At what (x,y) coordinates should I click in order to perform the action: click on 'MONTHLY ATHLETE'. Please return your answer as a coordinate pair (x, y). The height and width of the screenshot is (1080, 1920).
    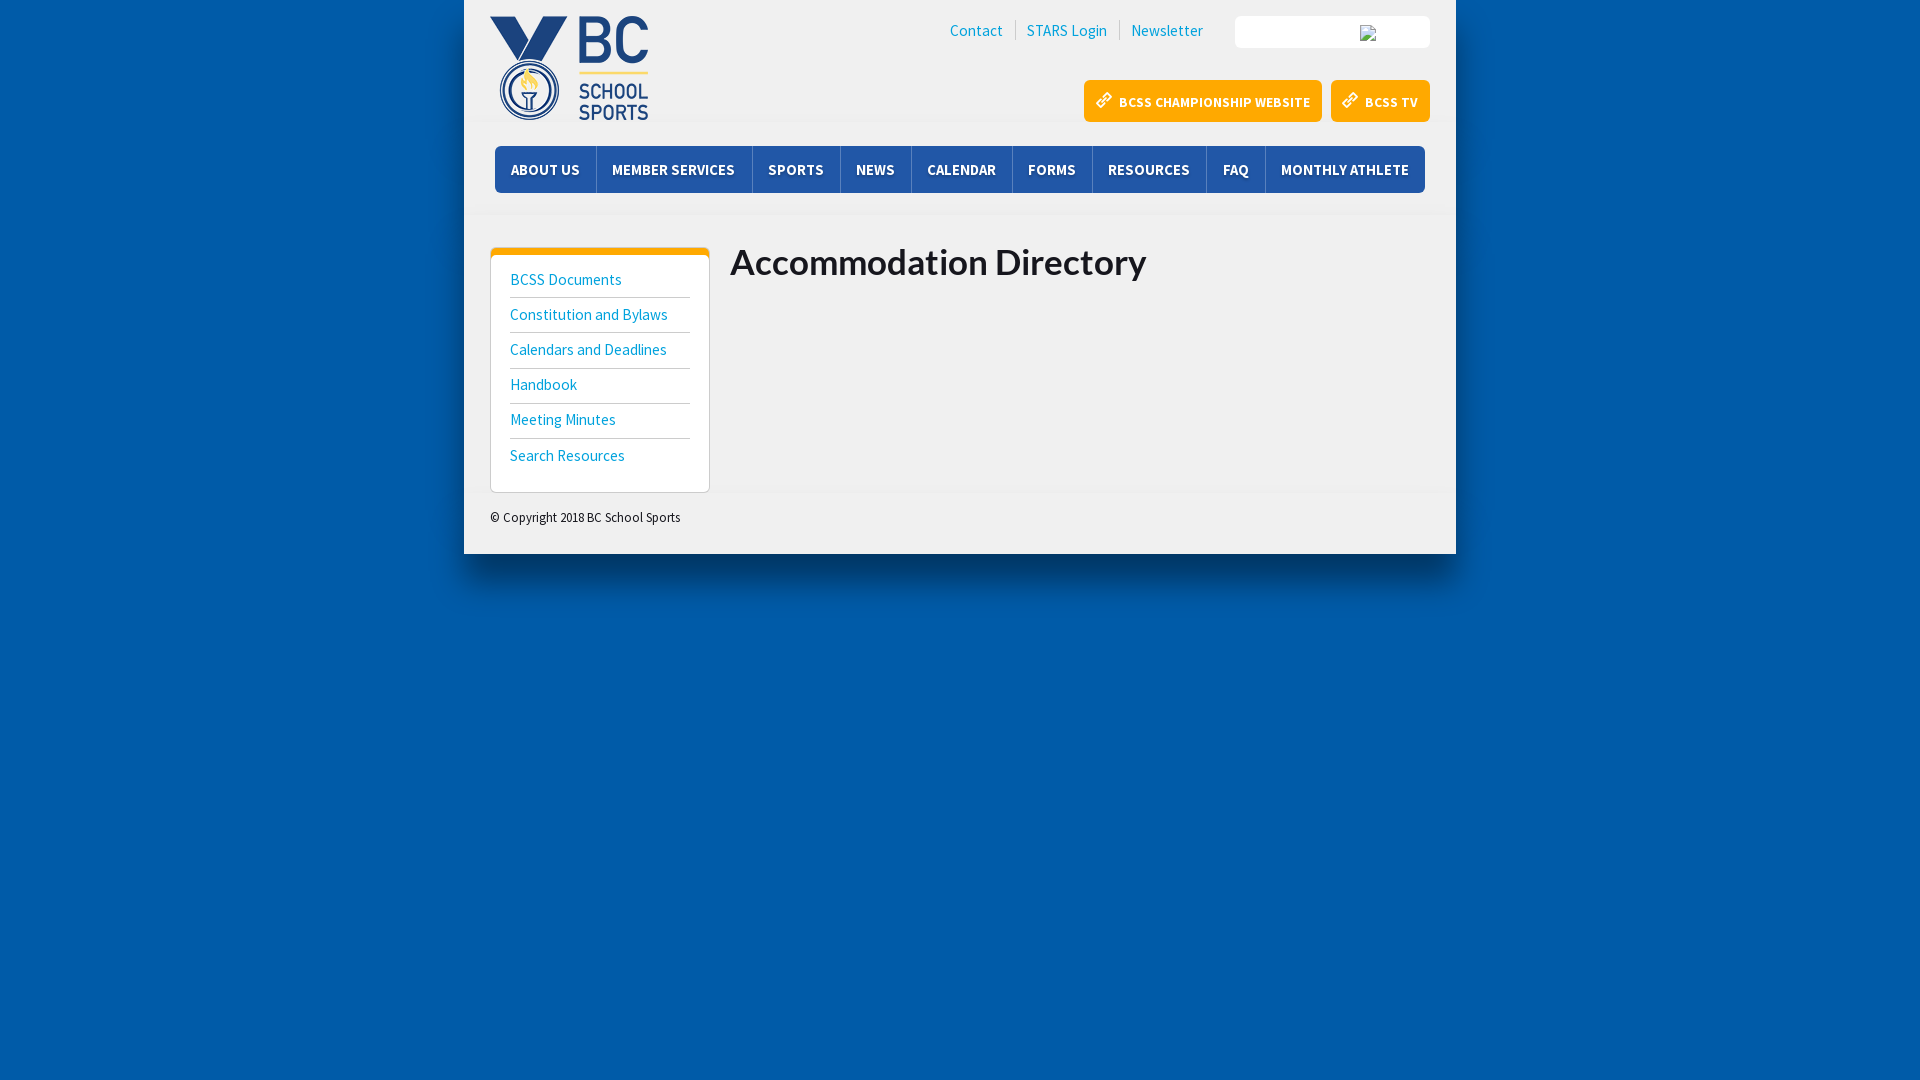
    Looking at the image, I should click on (1344, 168).